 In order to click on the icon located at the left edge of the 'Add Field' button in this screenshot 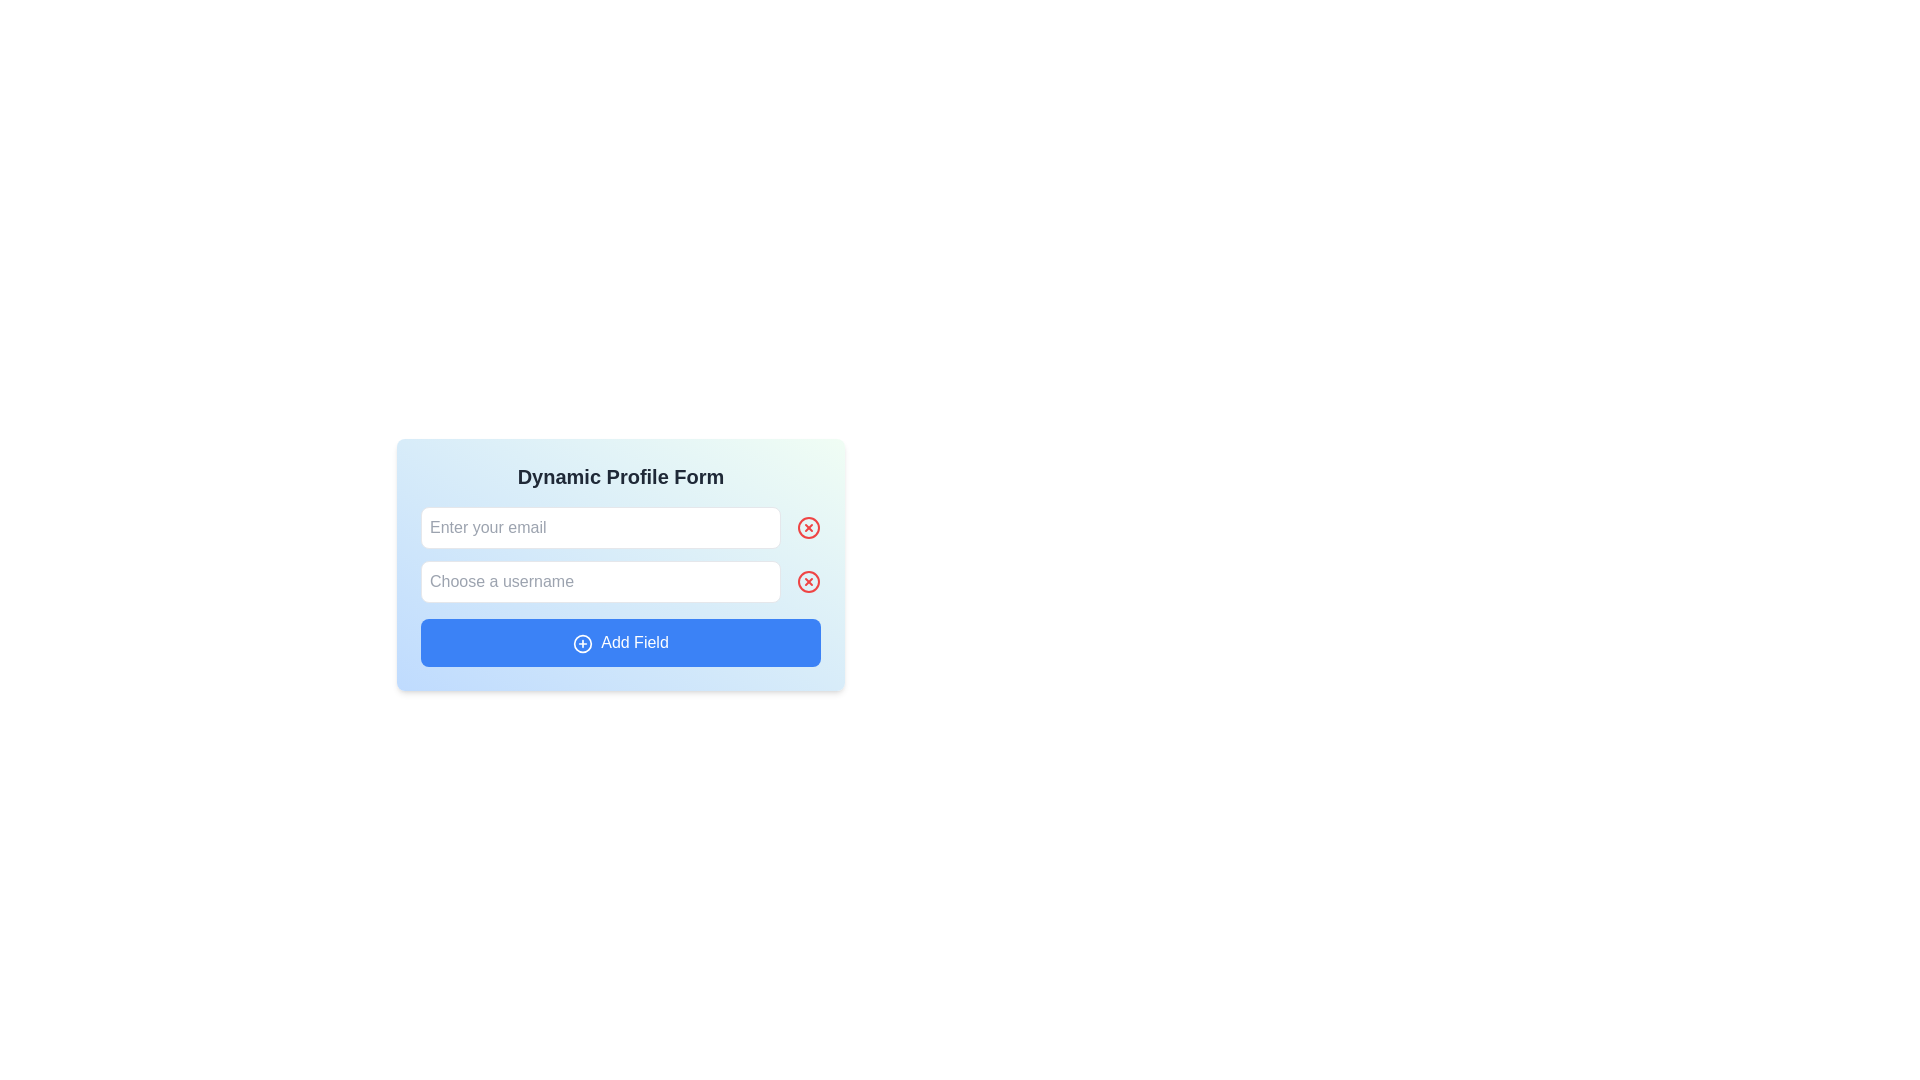, I will do `click(582, 643)`.